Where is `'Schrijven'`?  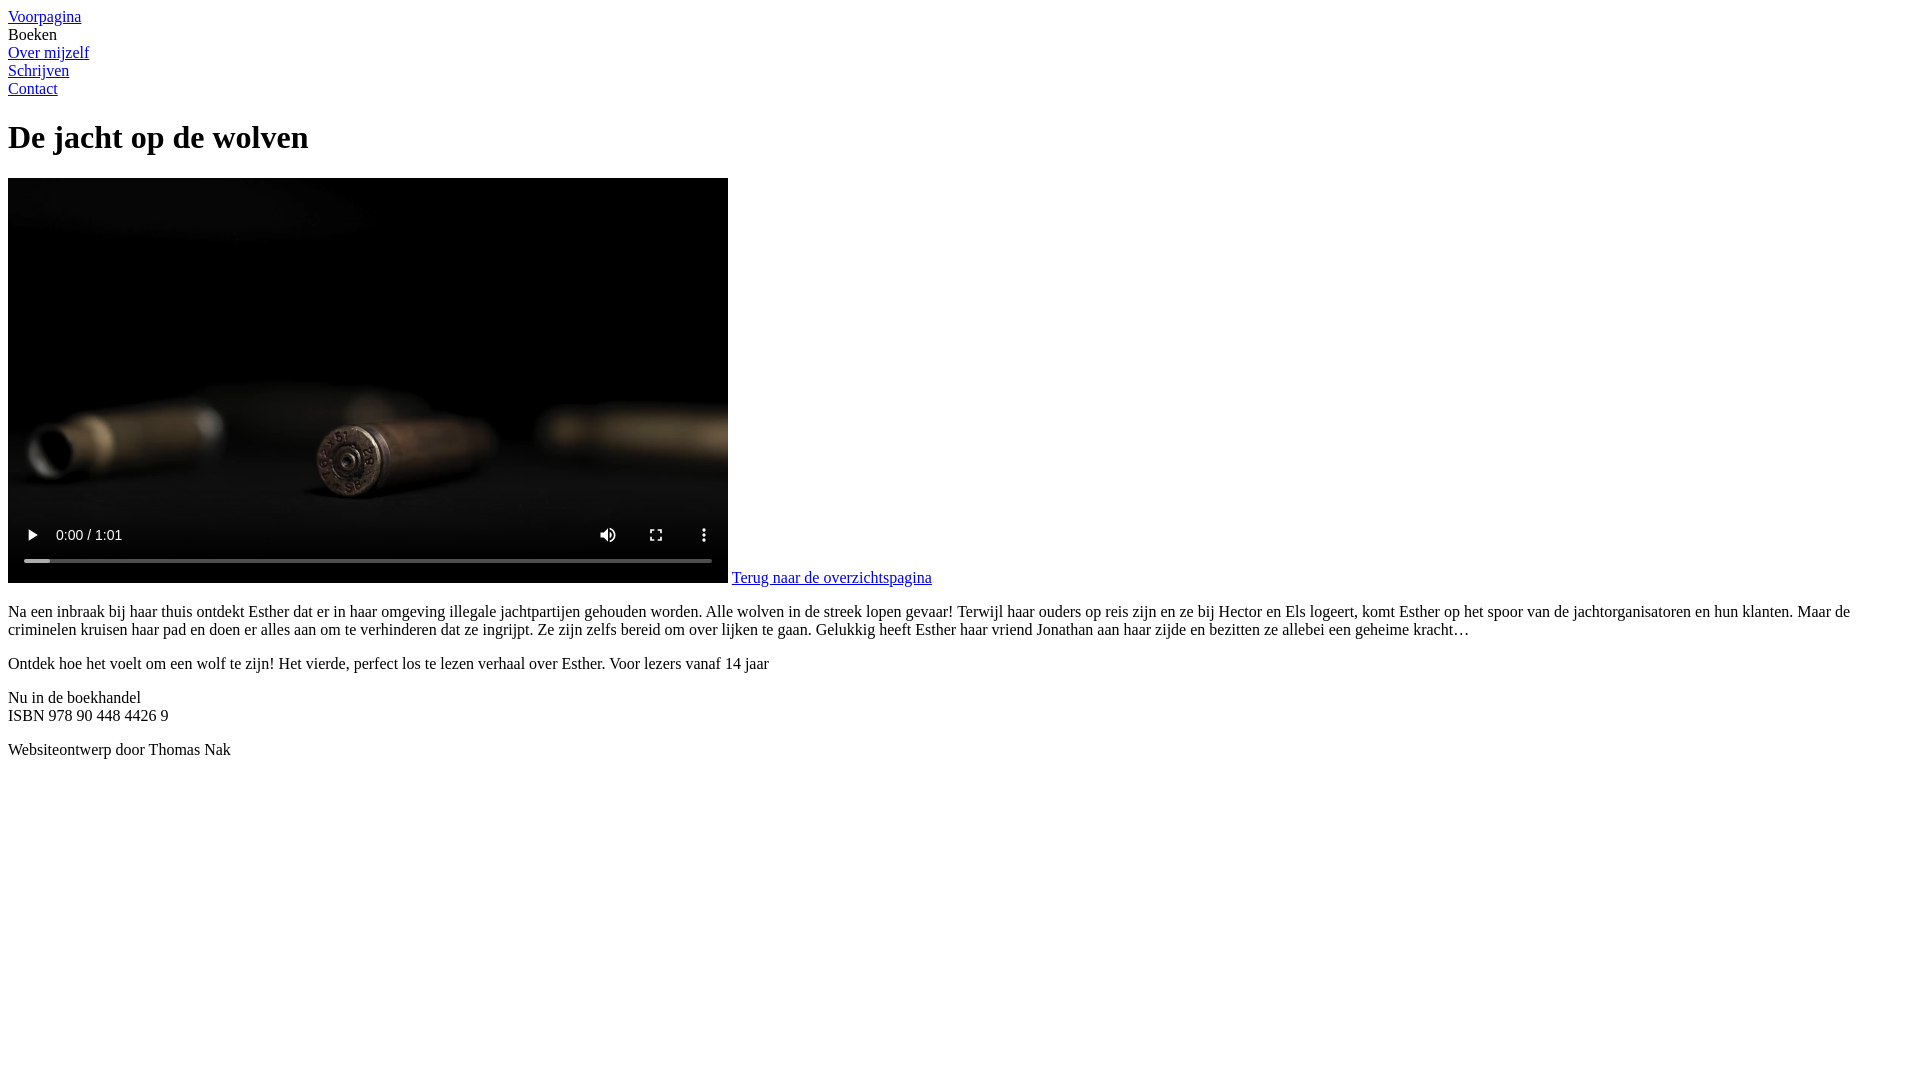
'Schrijven' is located at coordinates (960, 69).